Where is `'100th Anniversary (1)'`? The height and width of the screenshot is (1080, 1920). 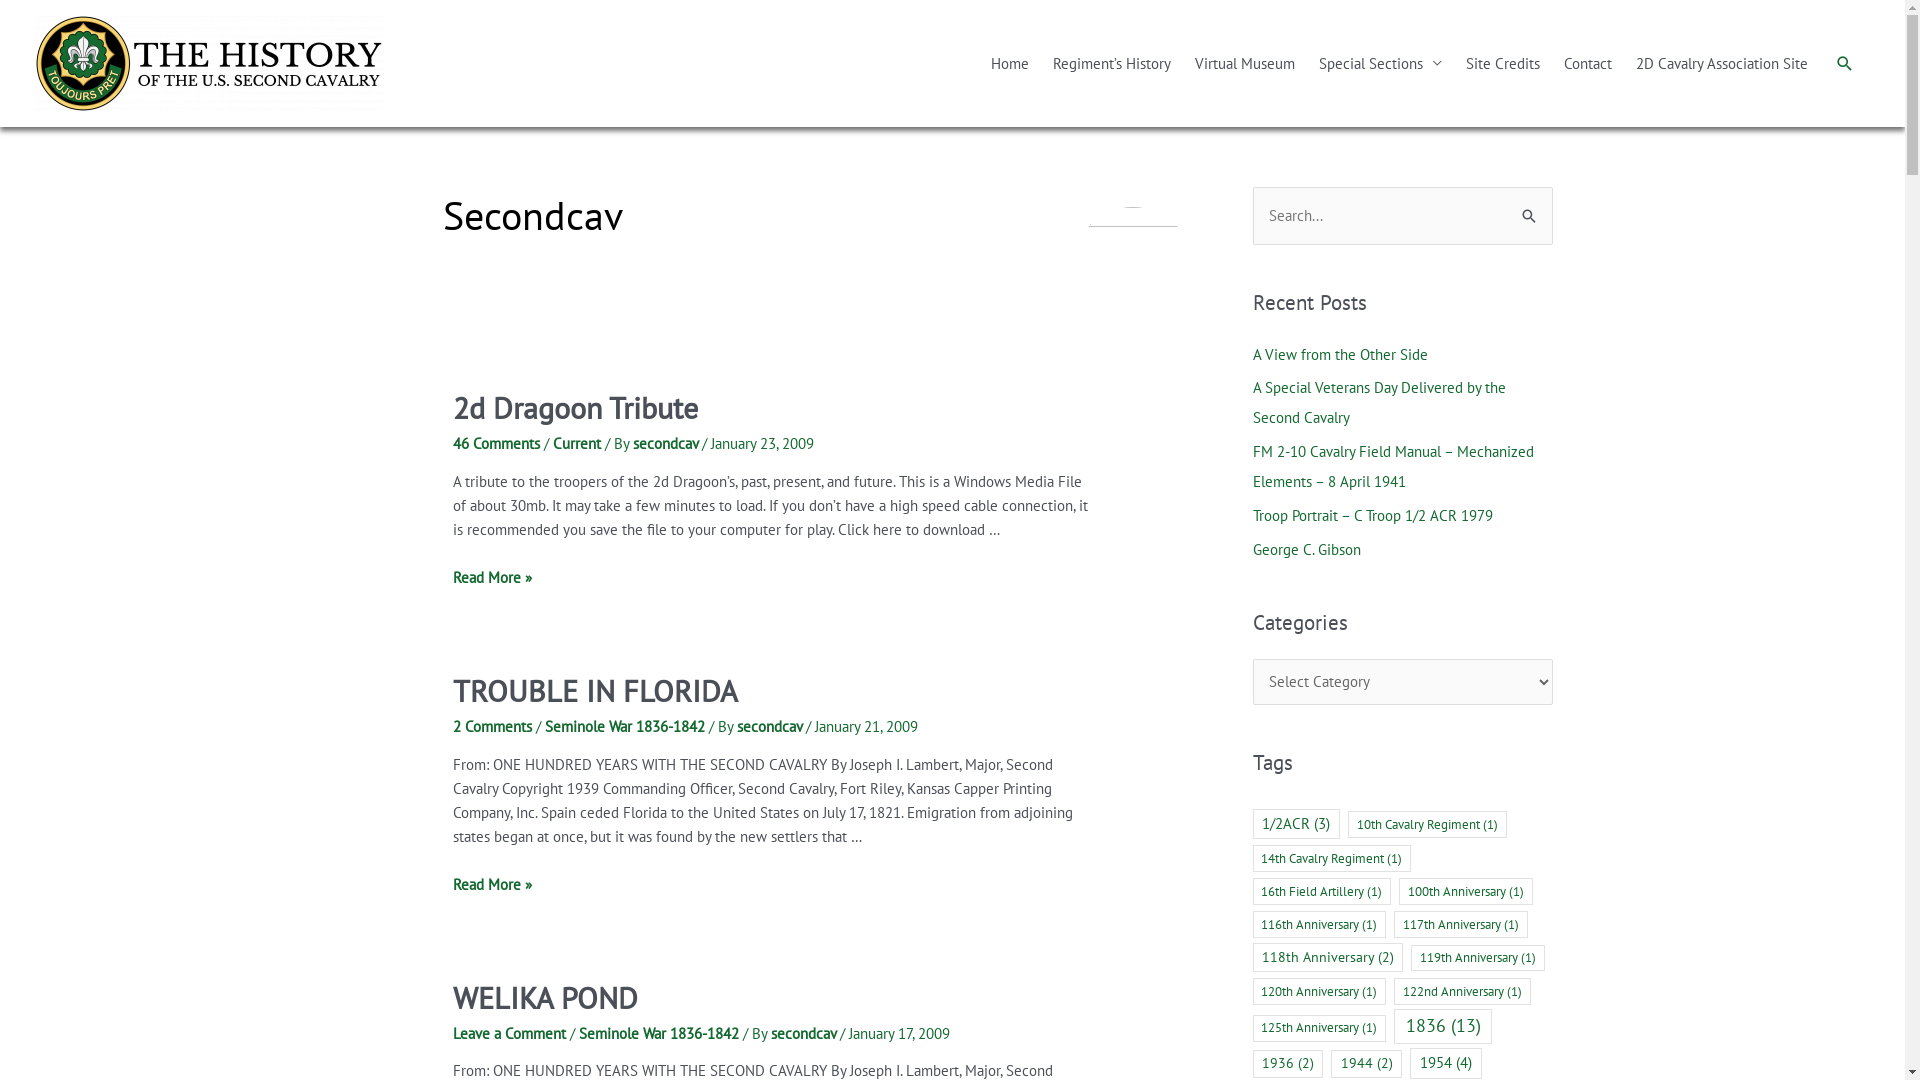 '100th Anniversary (1)' is located at coordinates (1465, 890).